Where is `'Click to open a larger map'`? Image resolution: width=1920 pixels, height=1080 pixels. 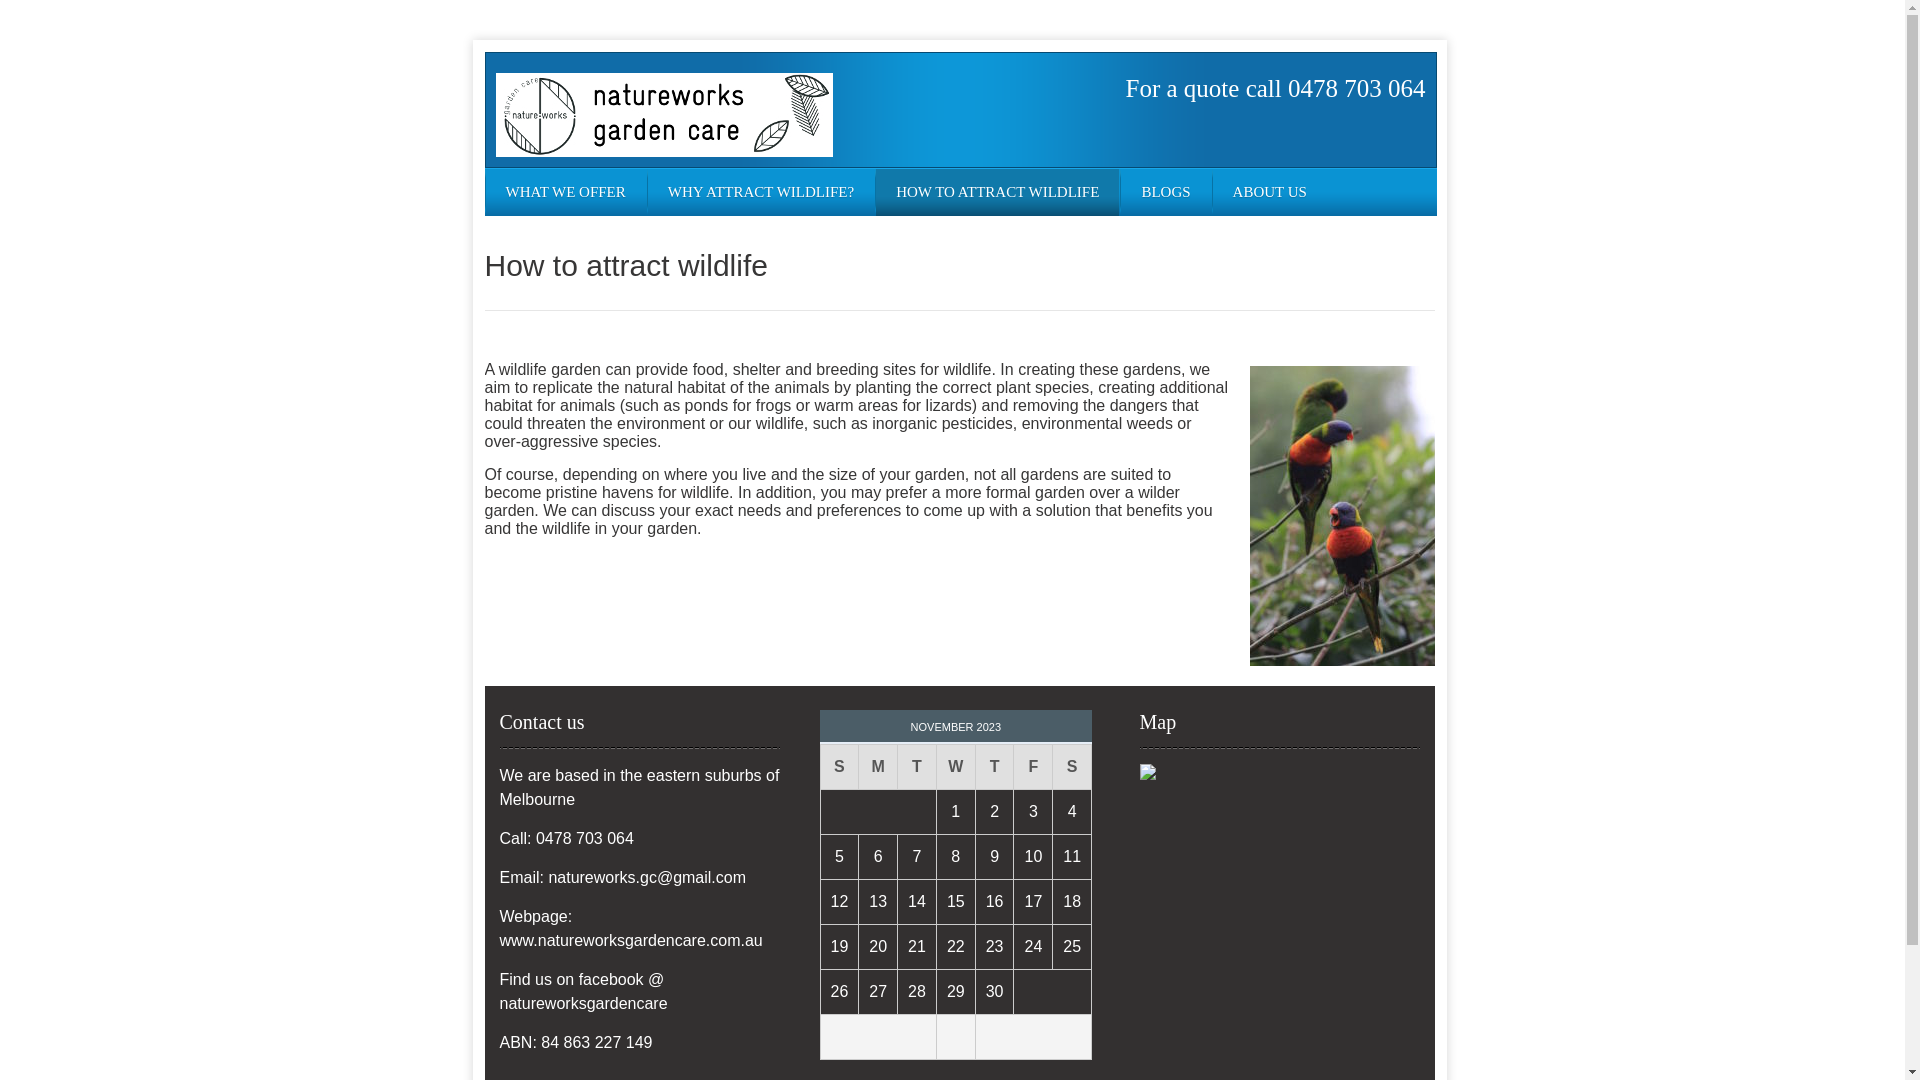
'Click to open a larger map' is located at coordinates (1147, 770).